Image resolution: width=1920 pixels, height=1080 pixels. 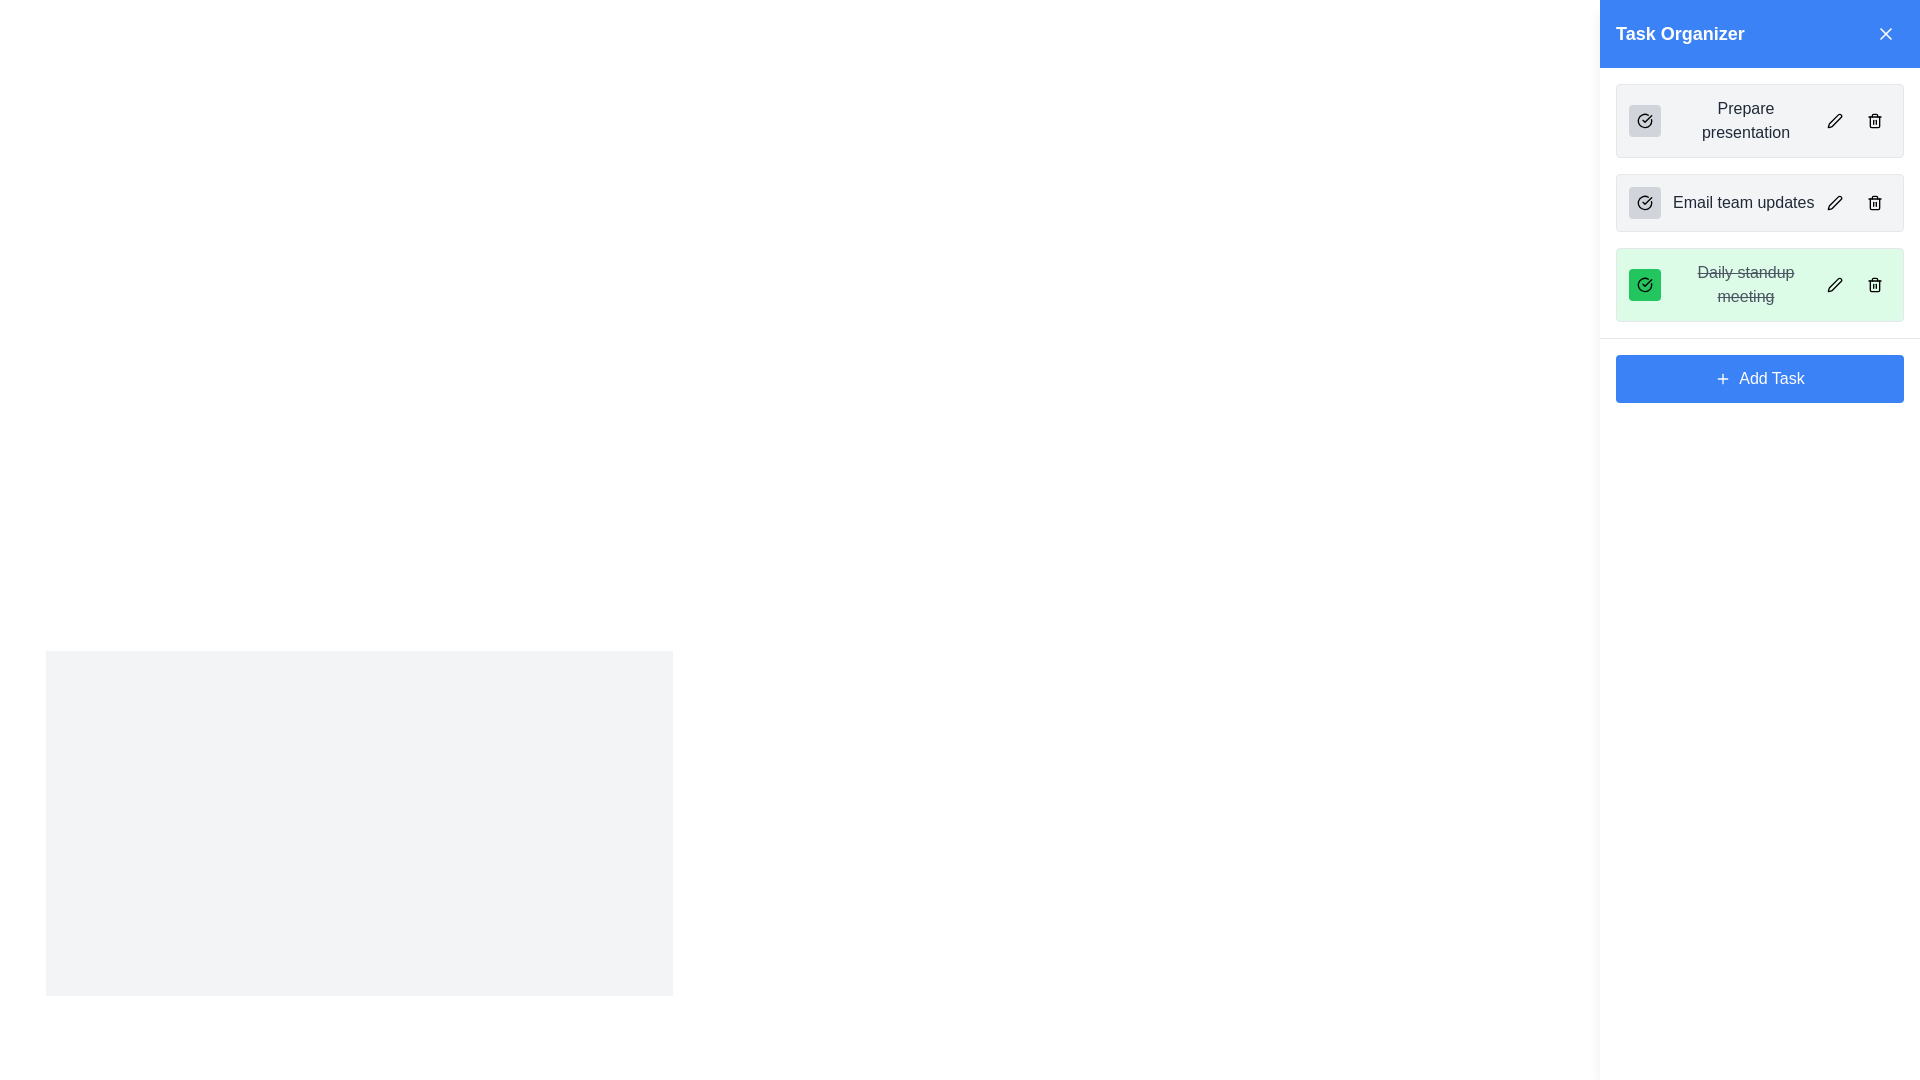 I want to click on the delete task icon located to the far right of the first task titled 'Prepare presentation' in the Task Organizer panel, so click(x=1874, y=120).